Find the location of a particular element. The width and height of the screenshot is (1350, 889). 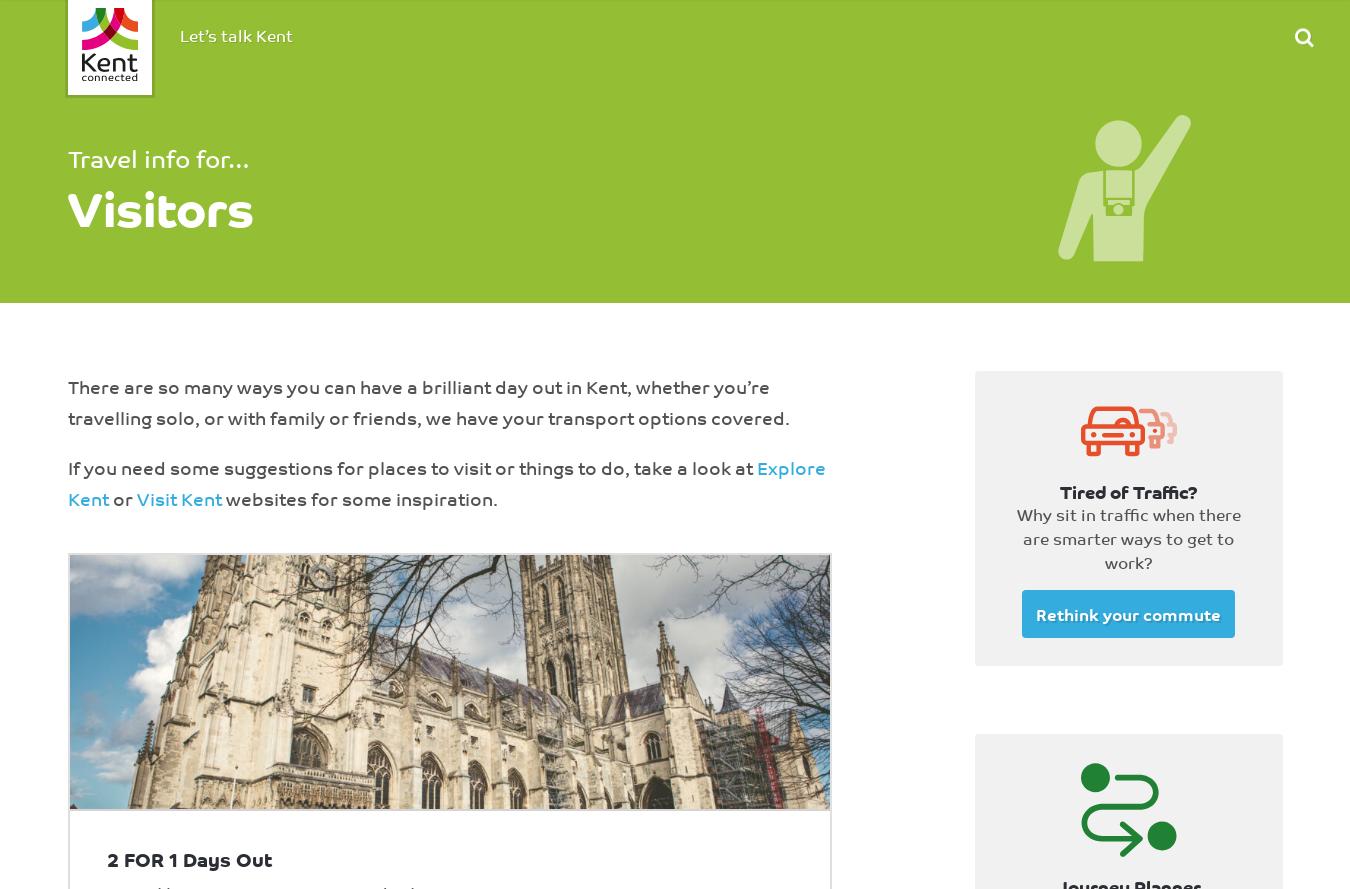

'Visit Kent' is located at coordinates (178, 497).